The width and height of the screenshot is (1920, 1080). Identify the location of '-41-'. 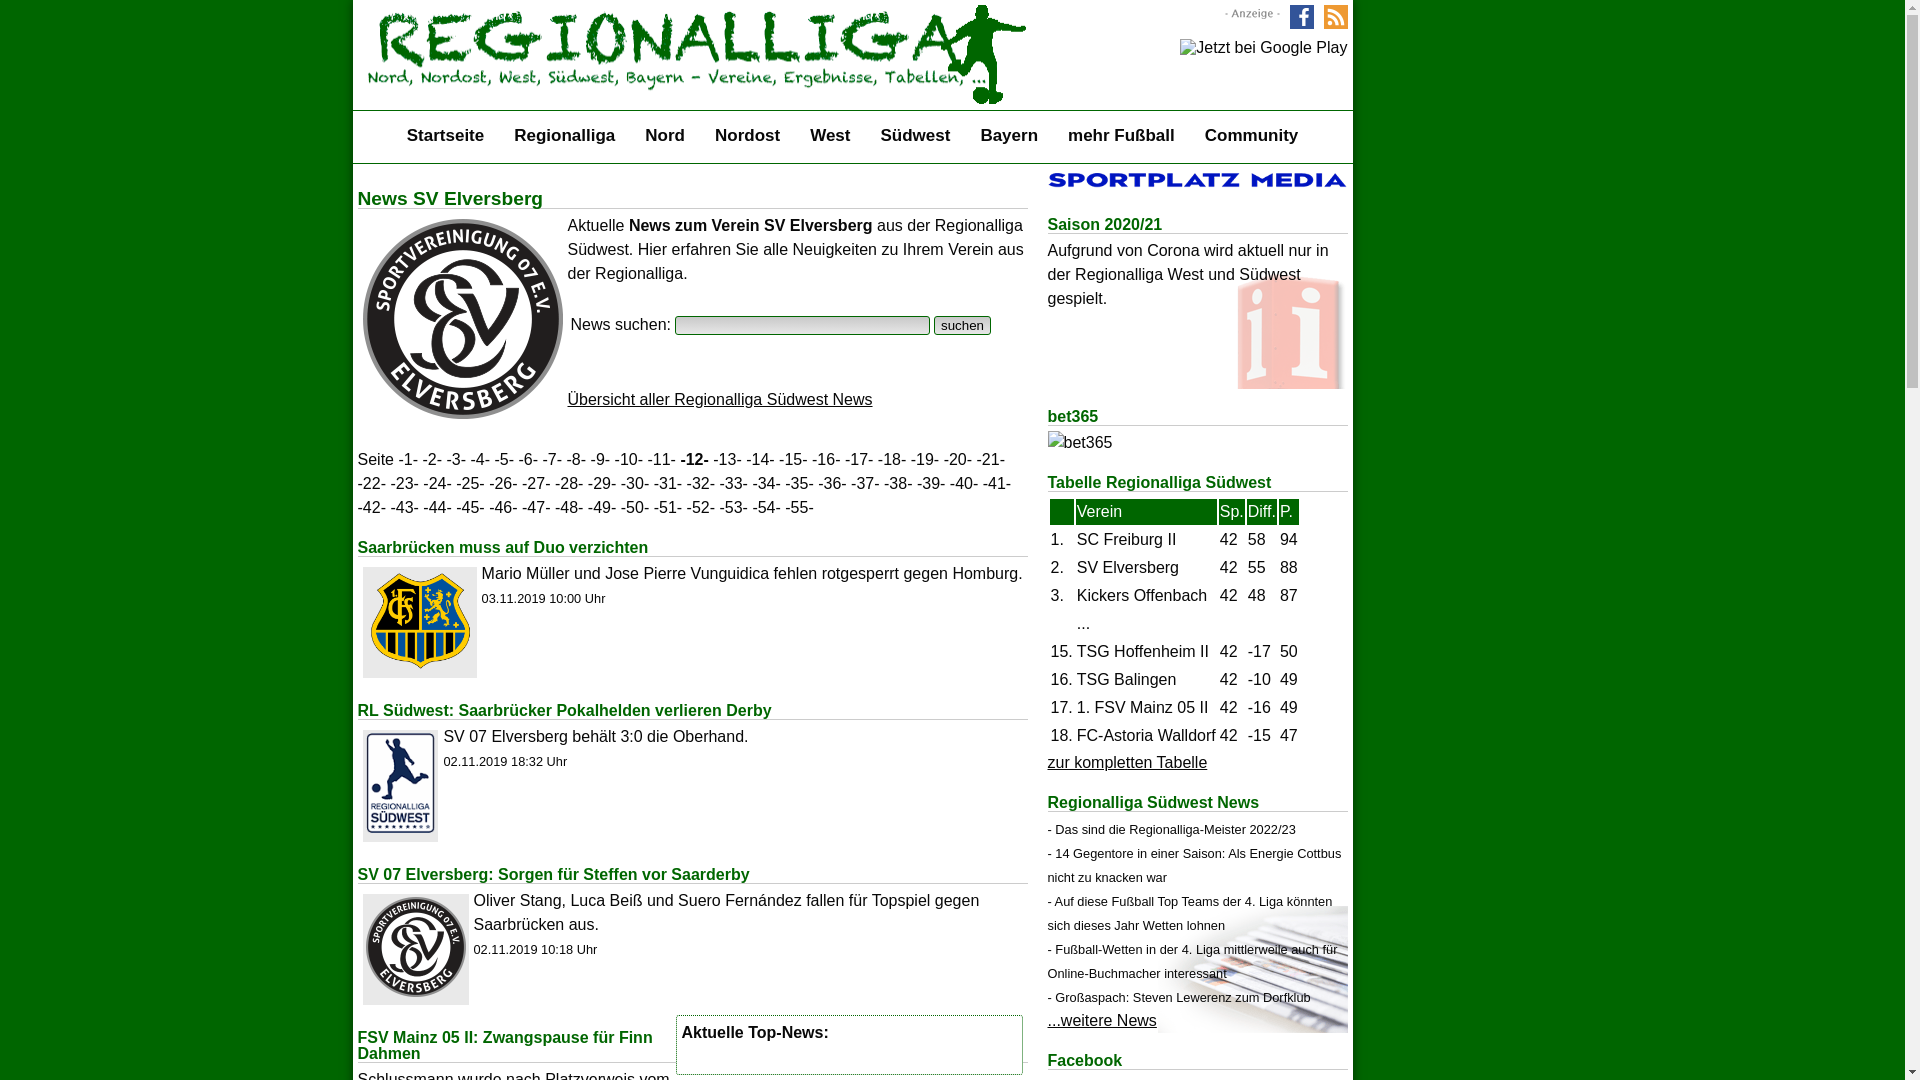
(983, 483).